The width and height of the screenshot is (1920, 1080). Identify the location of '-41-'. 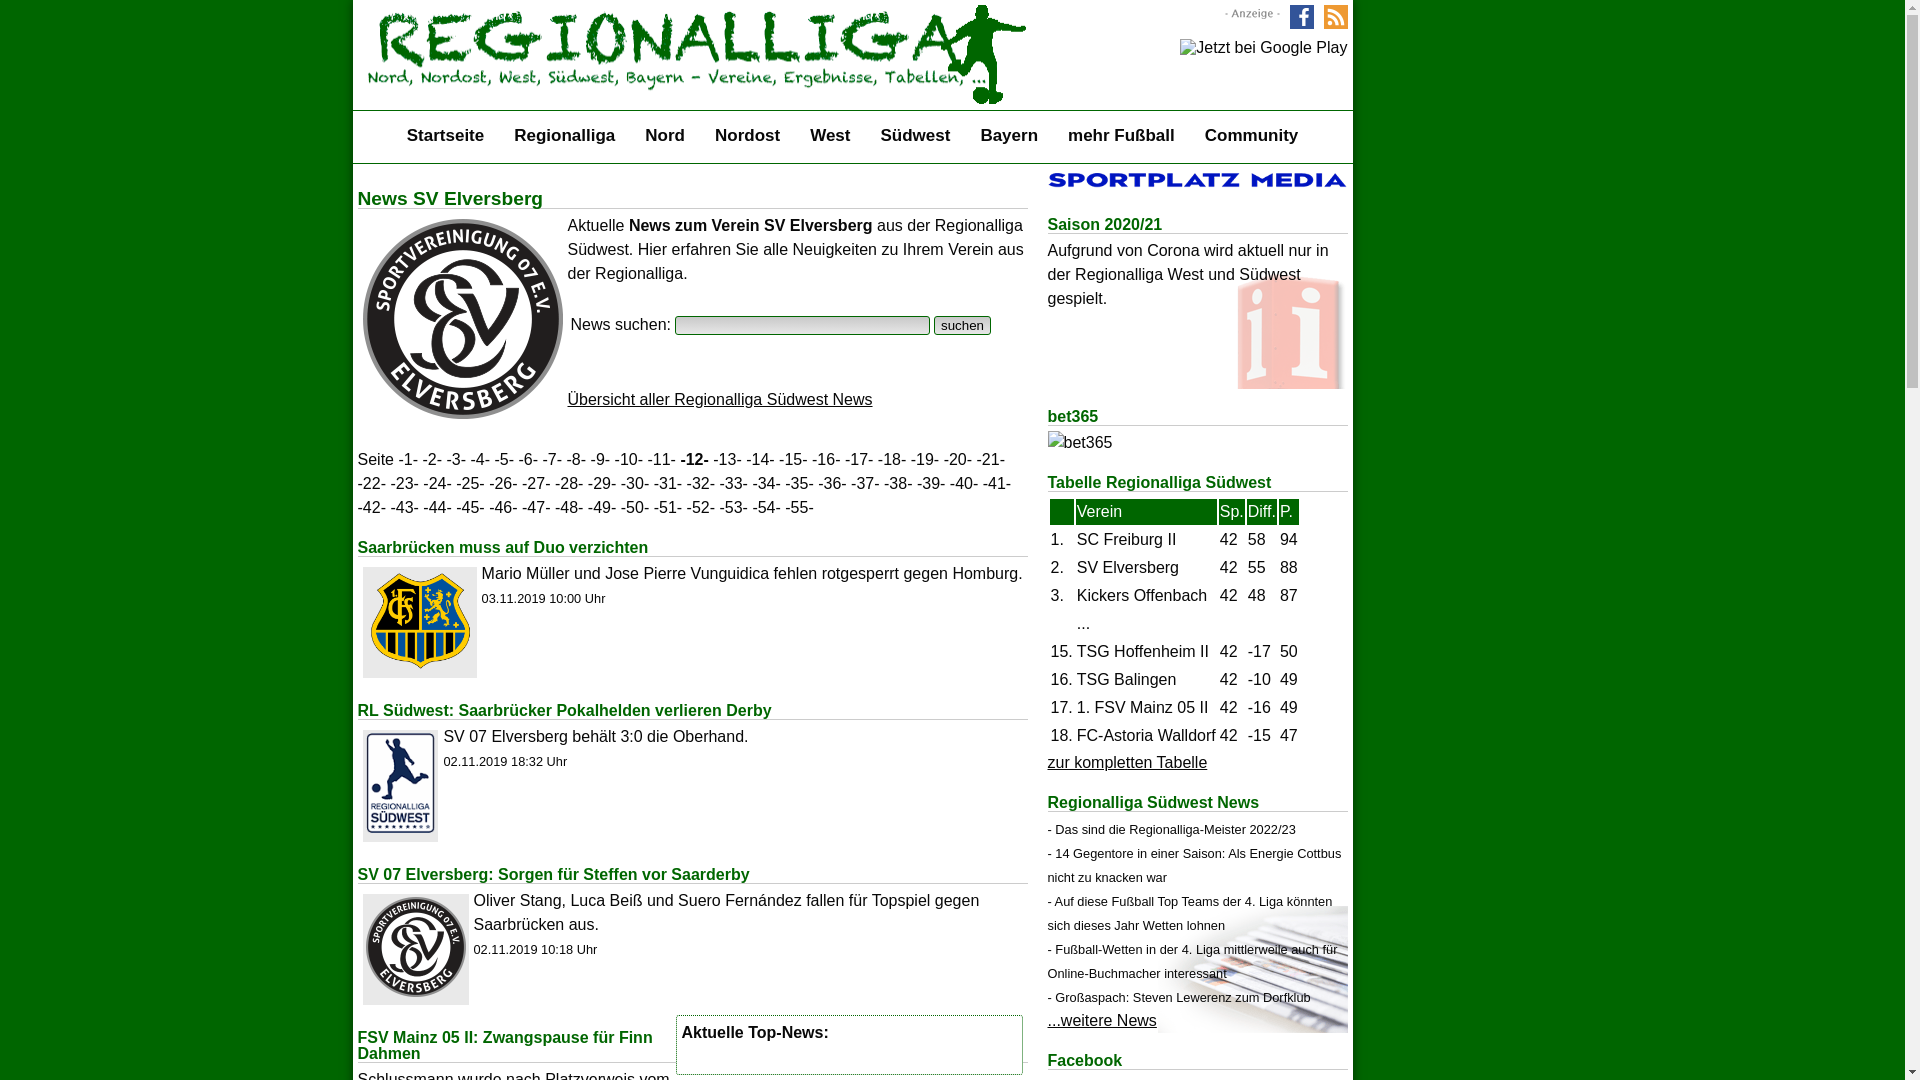
(983, 483).